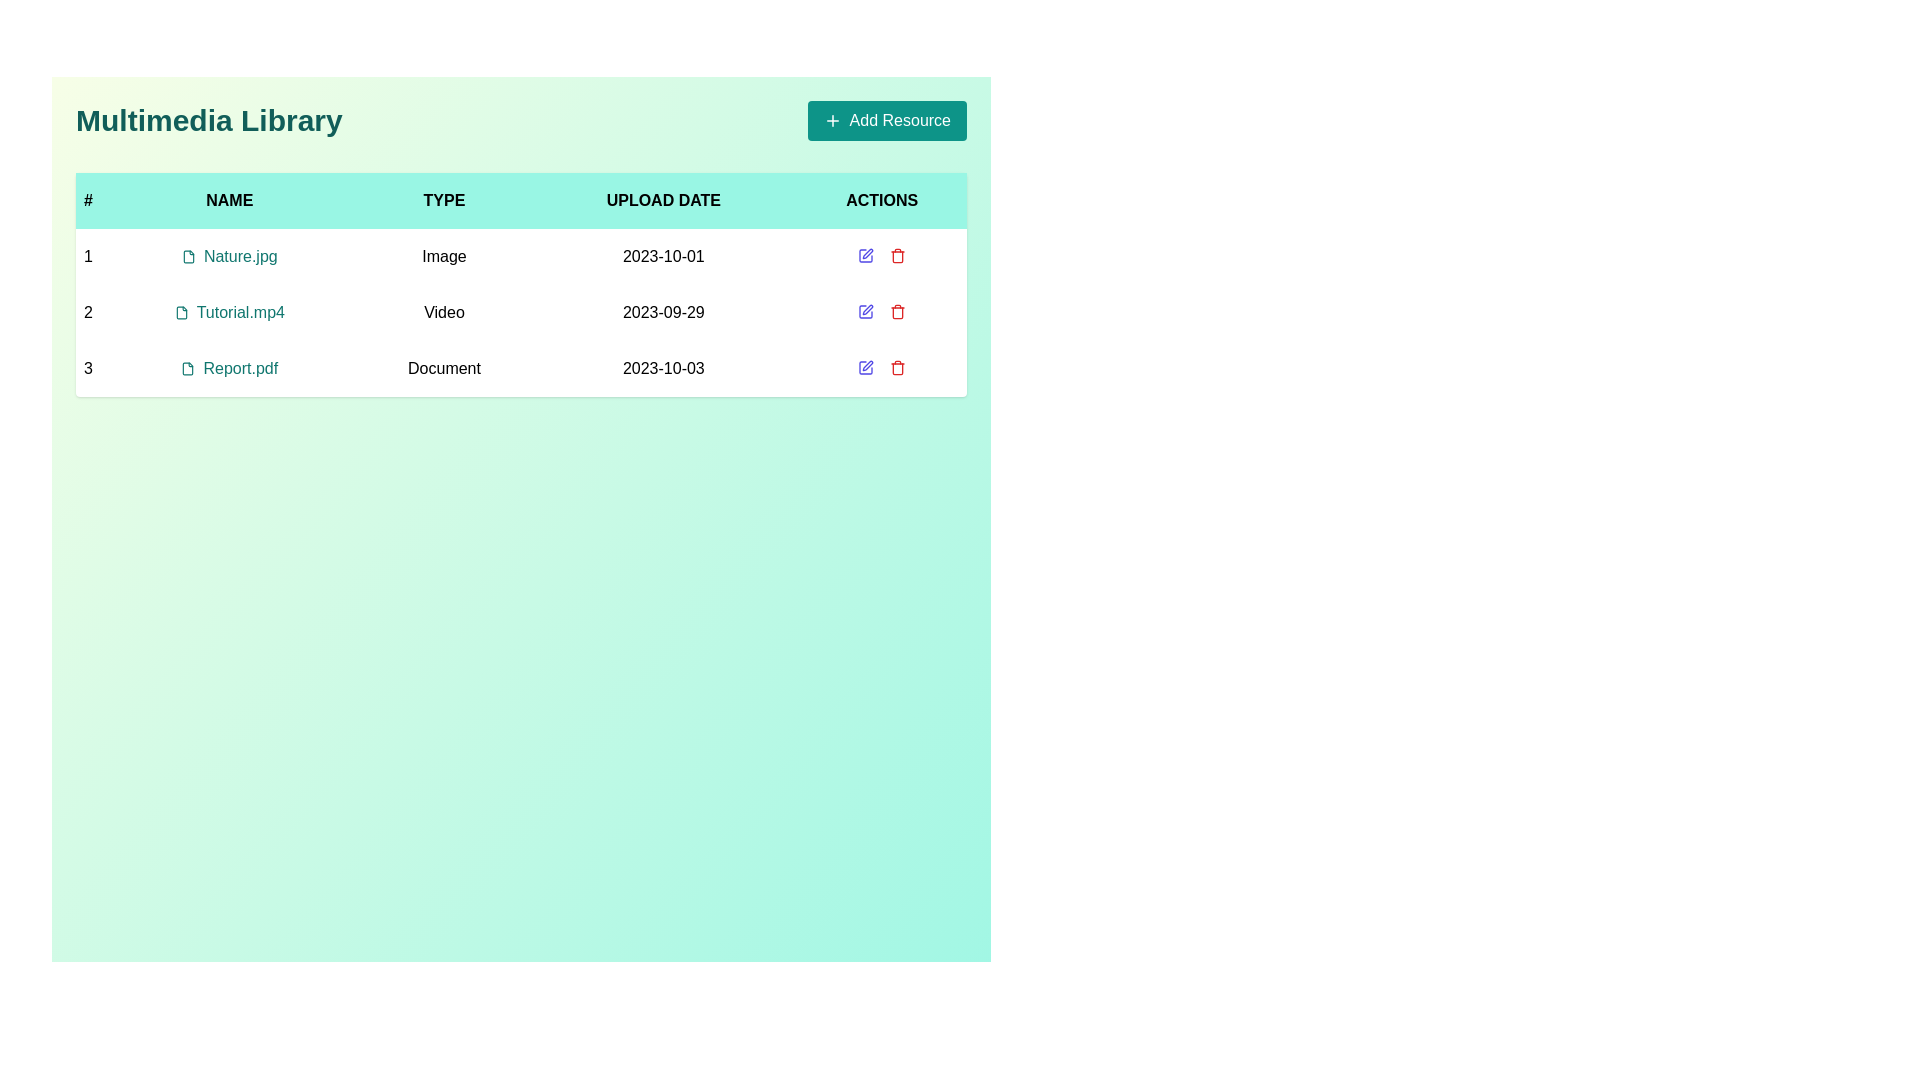 This screenshot has height=1080, width=1920. Describe the element at coordinates (87, 369) in the screenshot. I see `the bold, black-colored digit '3' in the first column of the table, which serves as an identifier for rows, specifically the row containing 'Report.pdf'` at that location.